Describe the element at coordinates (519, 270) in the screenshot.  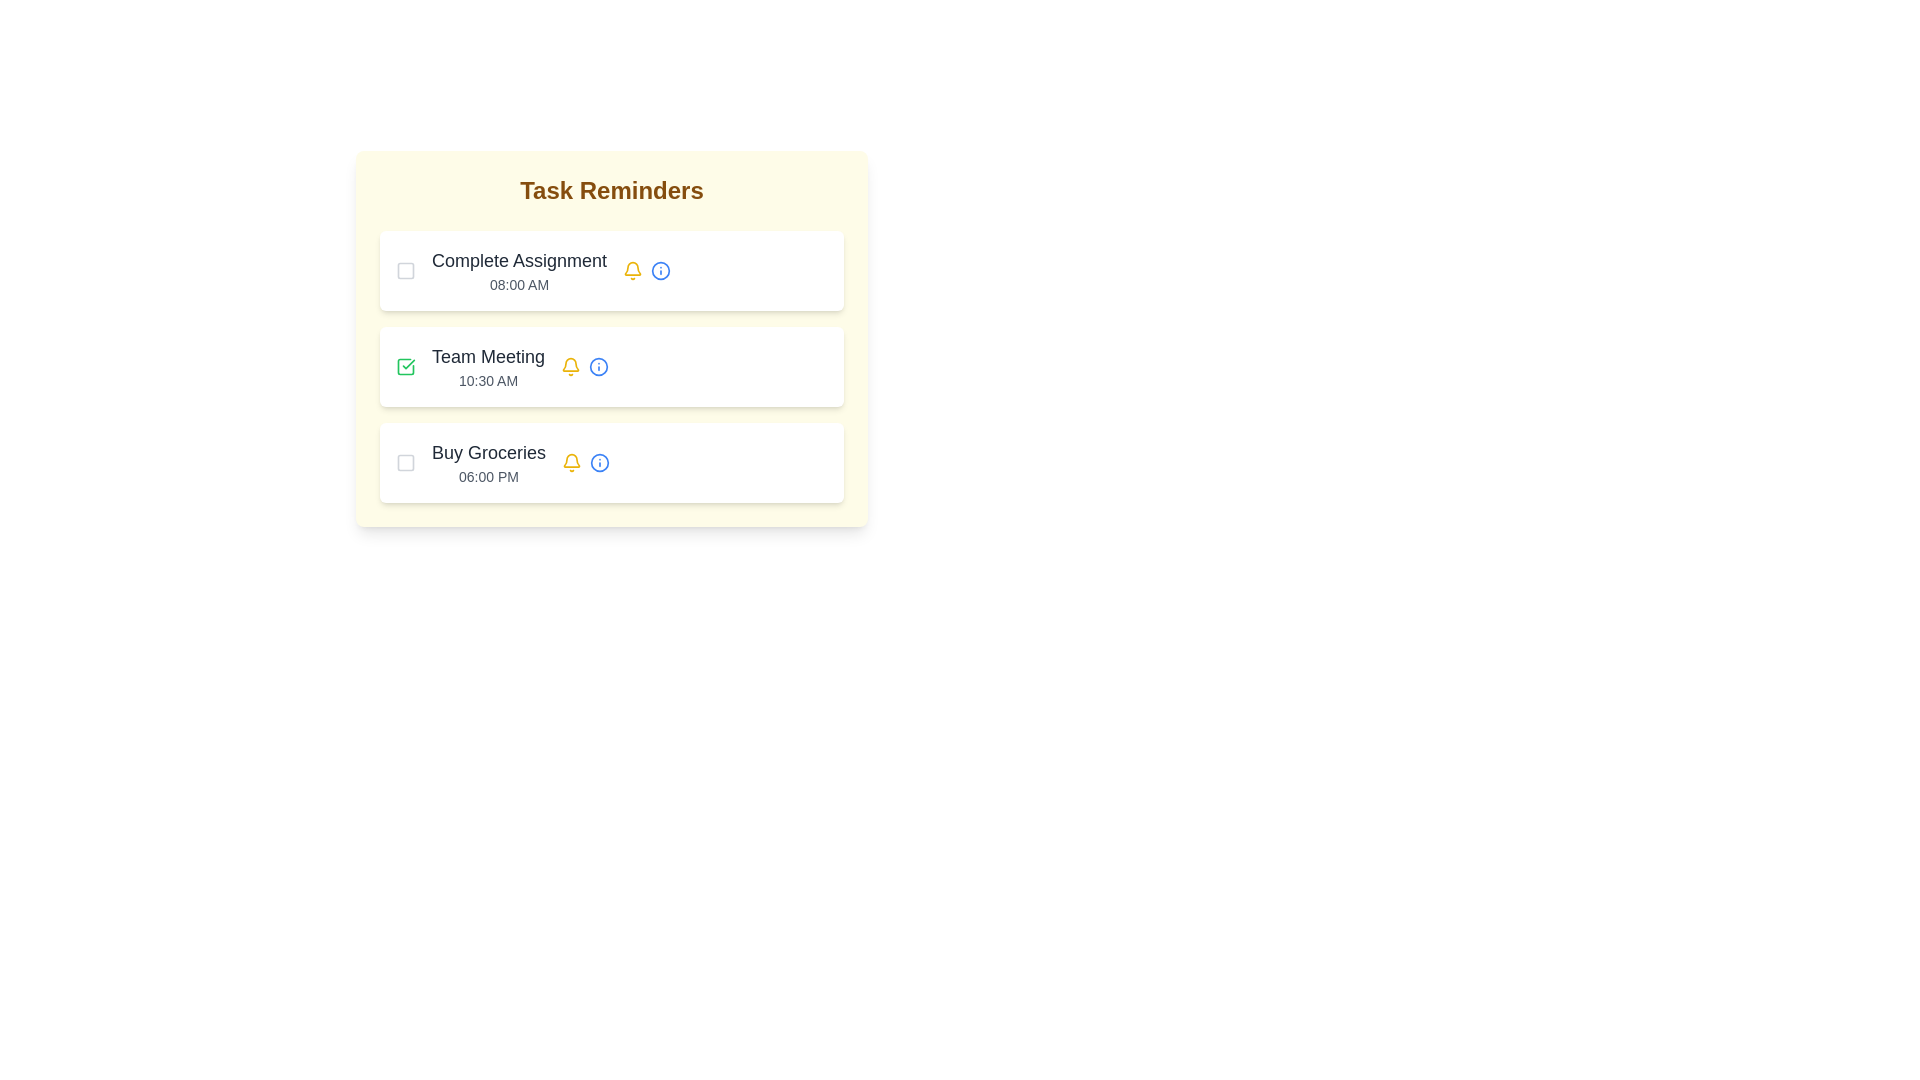
I see `contents of the text label displaying 'Complete Assignment' and '08:00 AM', which is styled with a bold title and a smaller time element, located in the topmost task reminder entry` at that location.